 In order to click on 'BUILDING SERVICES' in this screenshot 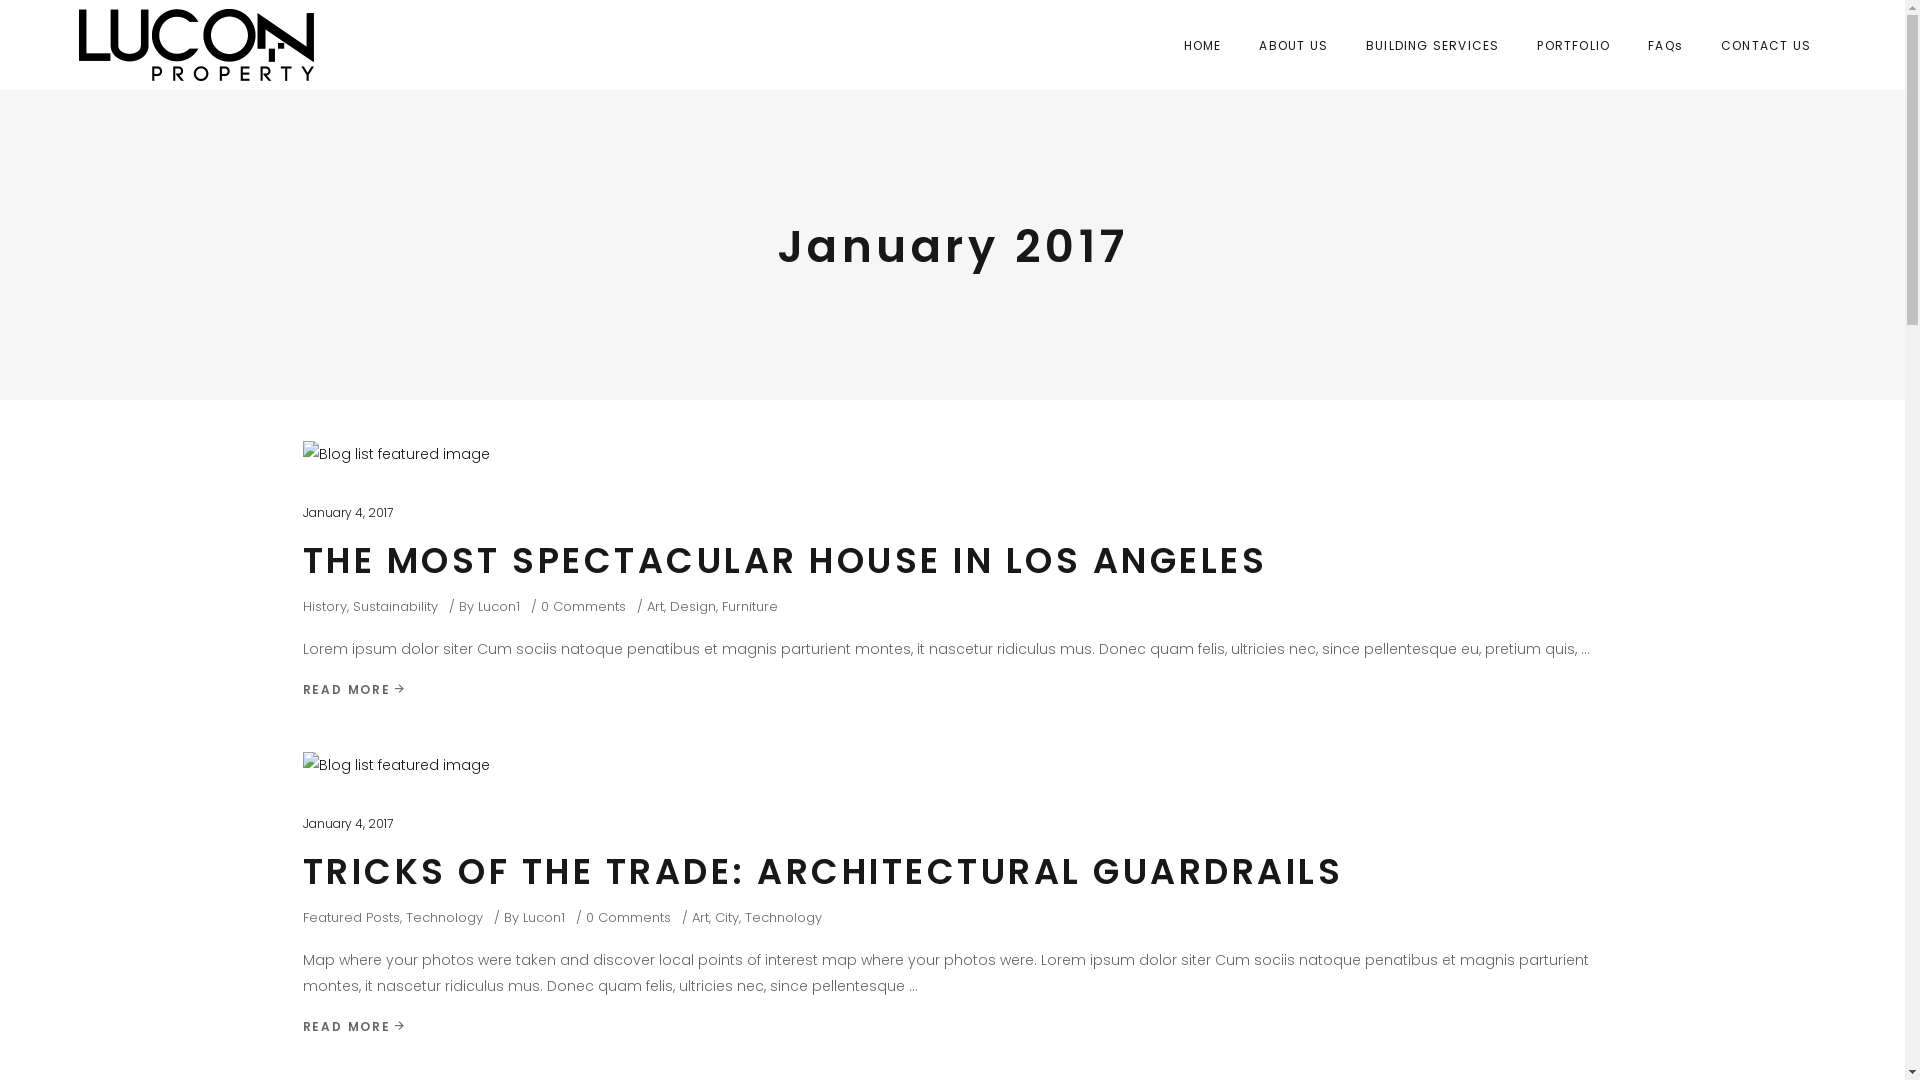, I will do `click(1347, 45)`.